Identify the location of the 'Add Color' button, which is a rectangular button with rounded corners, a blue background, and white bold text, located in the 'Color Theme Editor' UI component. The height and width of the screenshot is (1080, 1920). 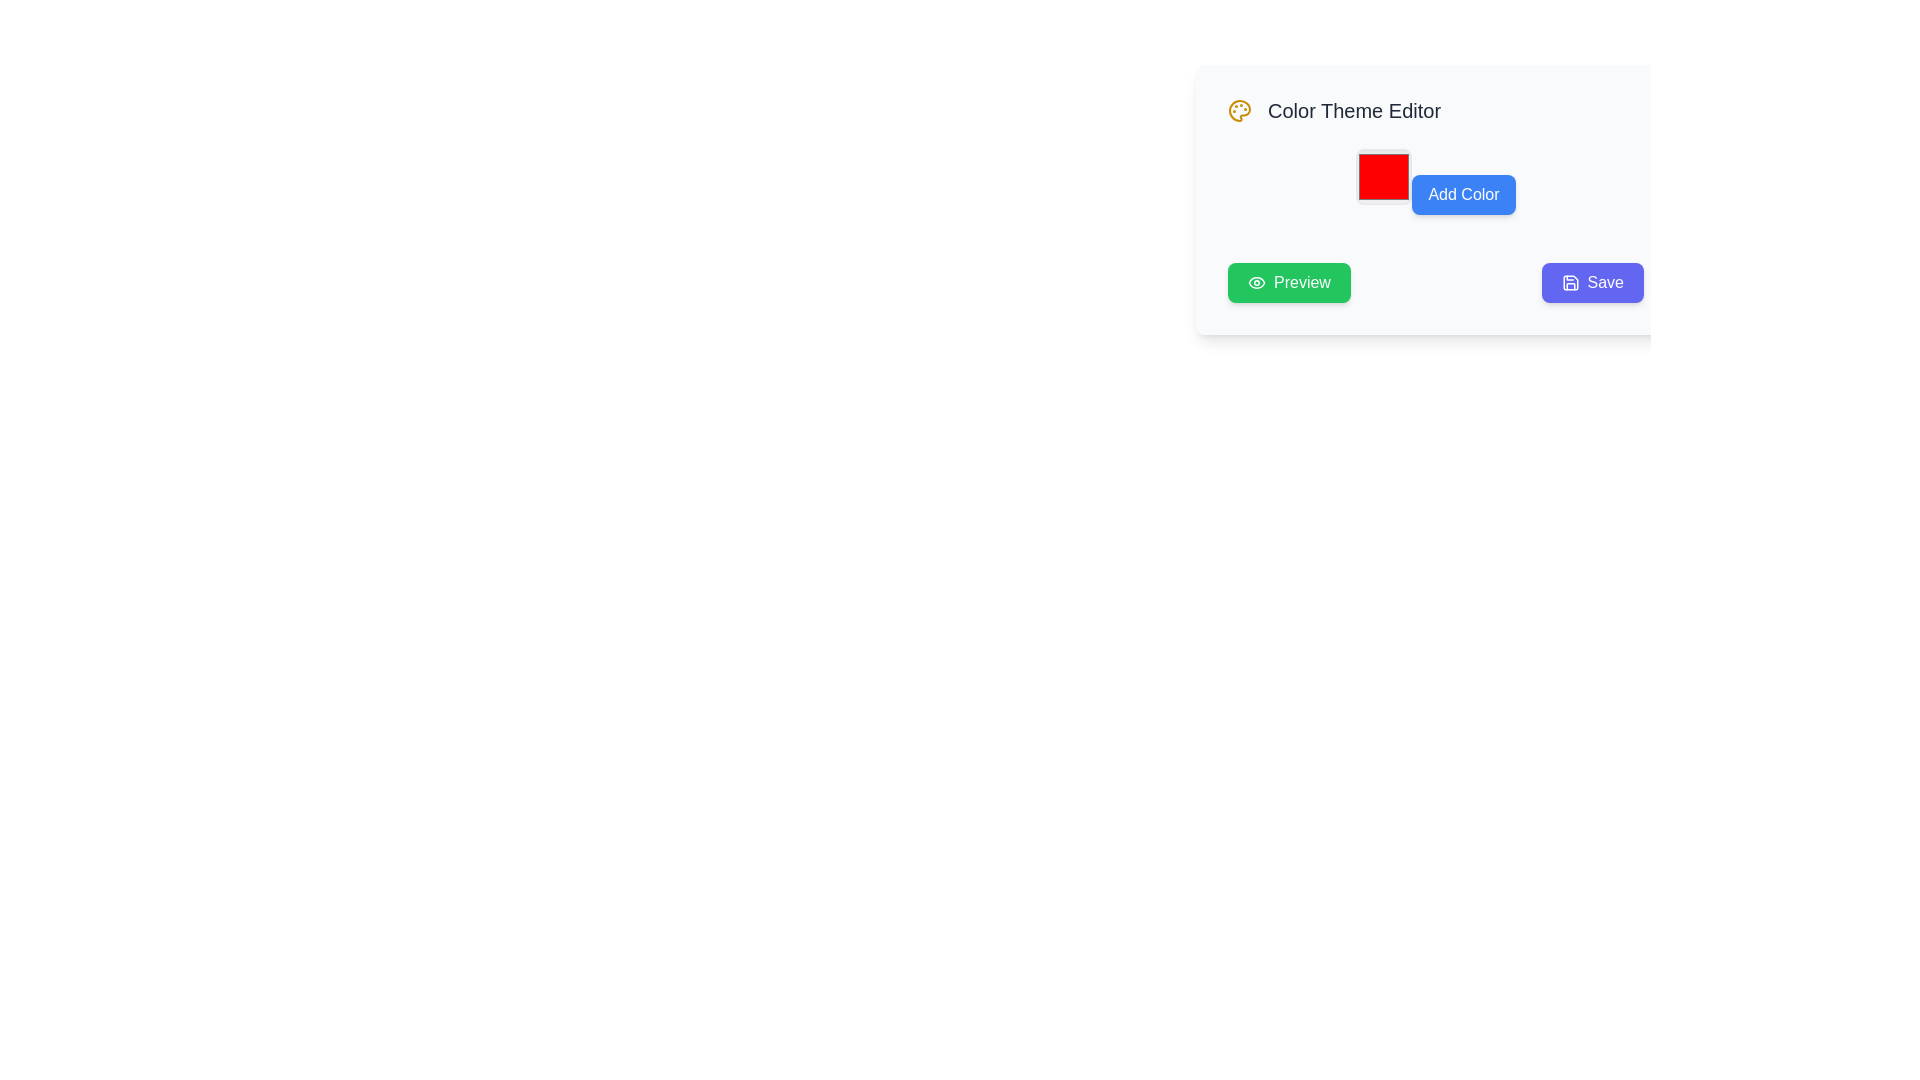
(1464, 195).